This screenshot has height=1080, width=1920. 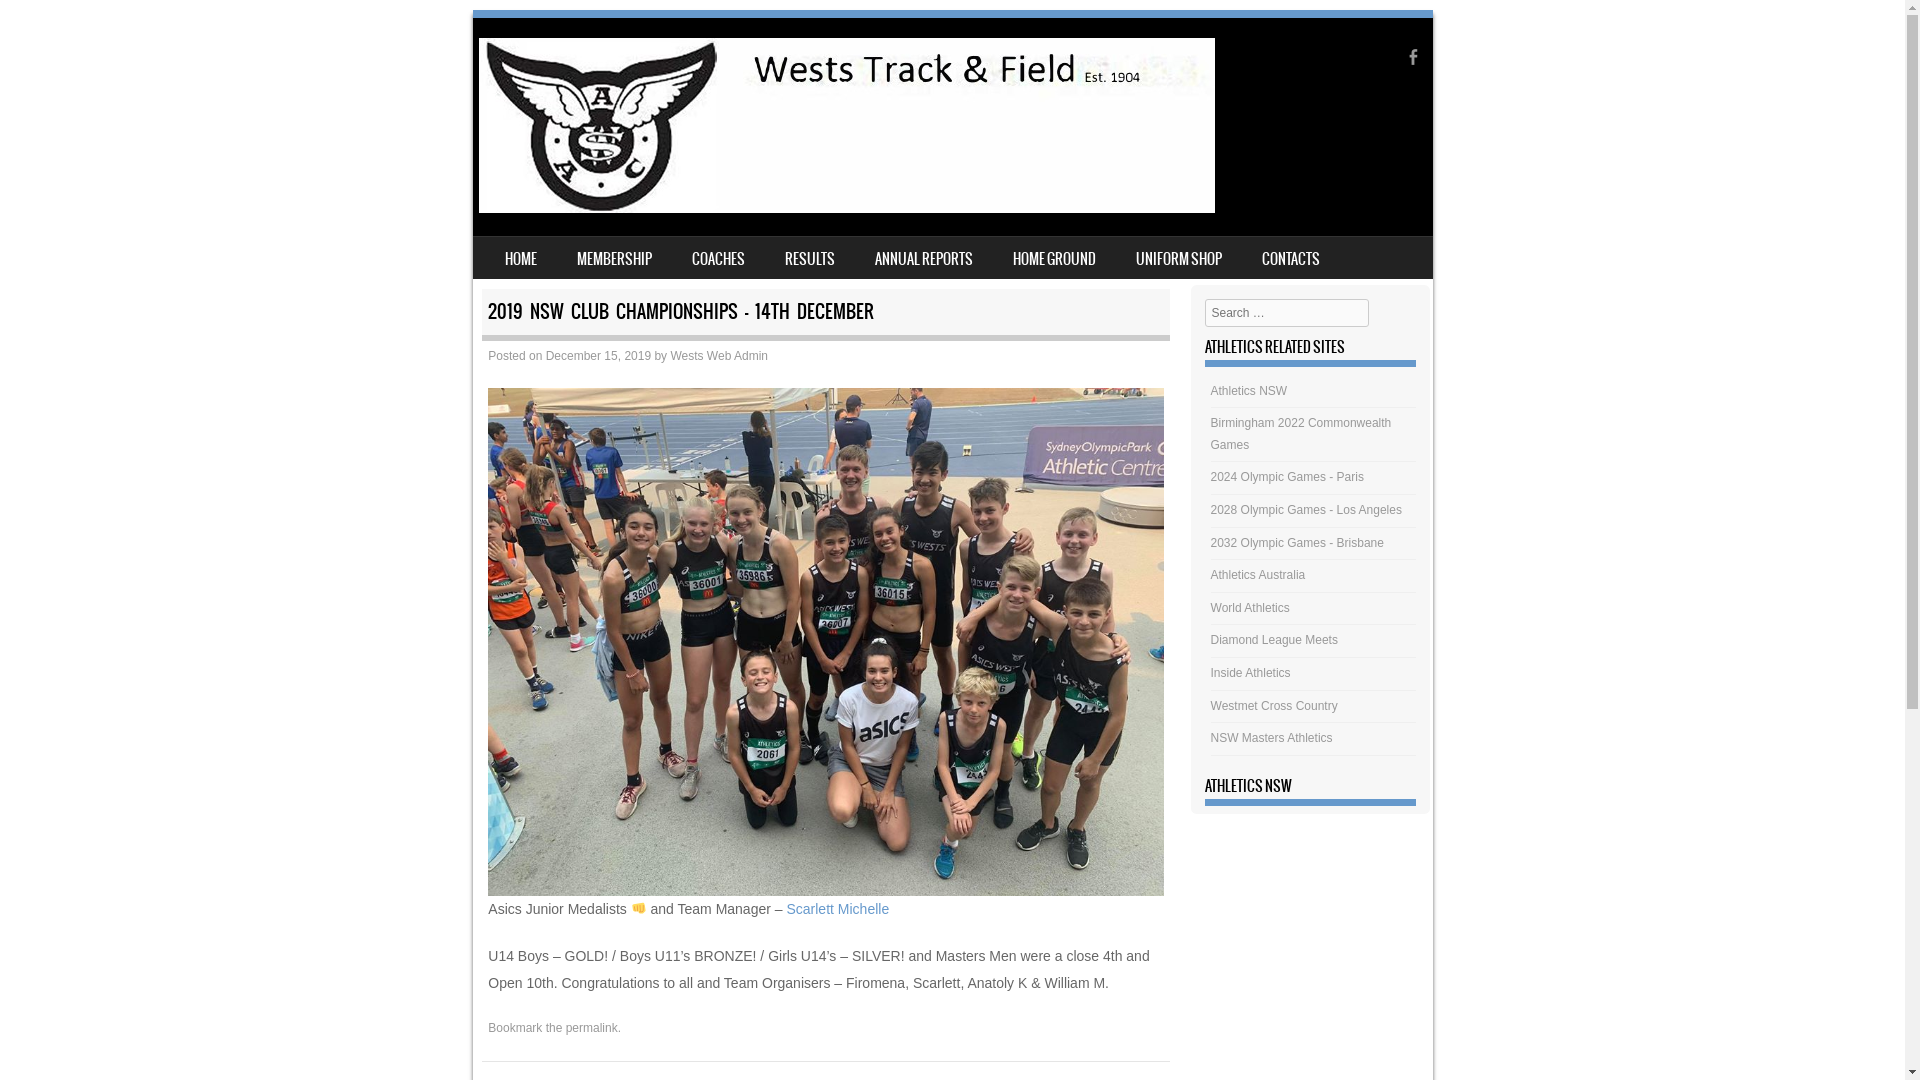 I want to click on 'Athletics Australia', so click(x=1209, y=574).